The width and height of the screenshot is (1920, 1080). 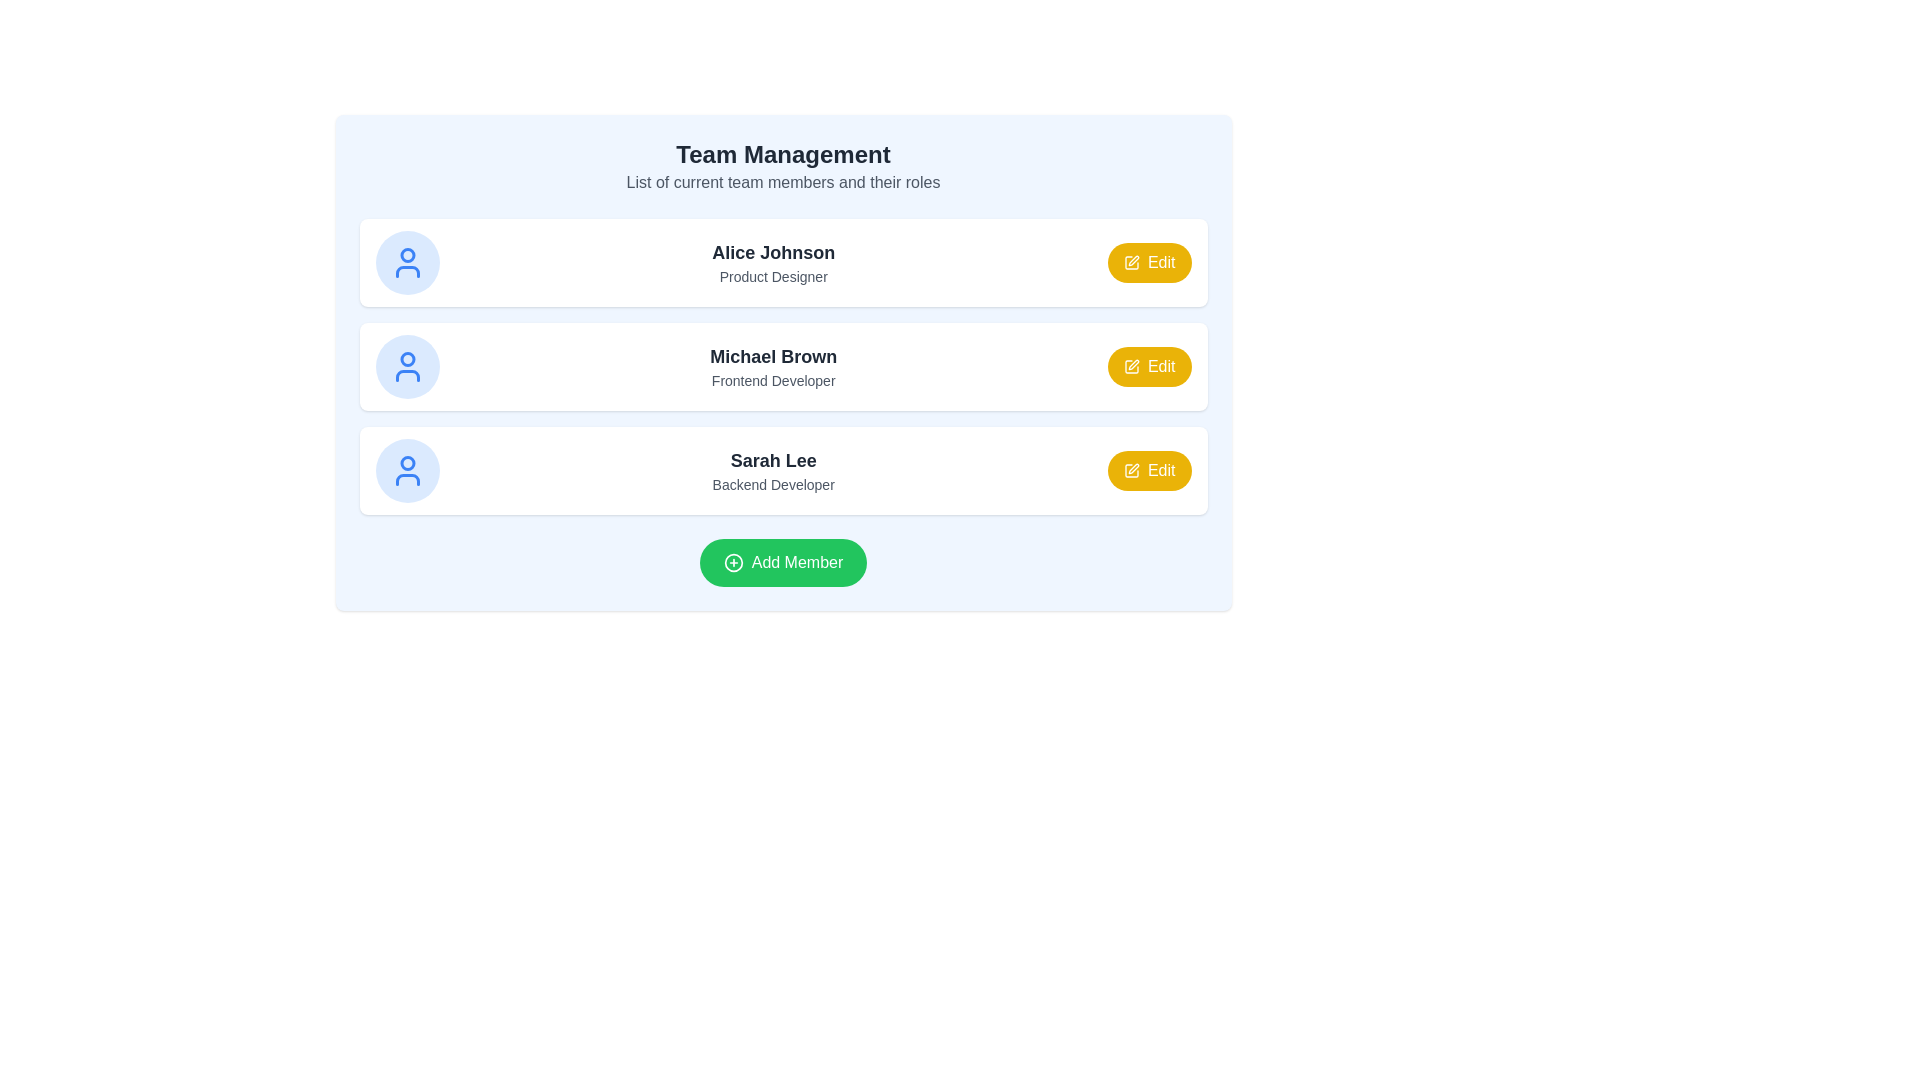 I want to click on the team member icon representing Alice Johnson, a Product Designer, located at the top of the Team Management section, so click(x=406, y=261).